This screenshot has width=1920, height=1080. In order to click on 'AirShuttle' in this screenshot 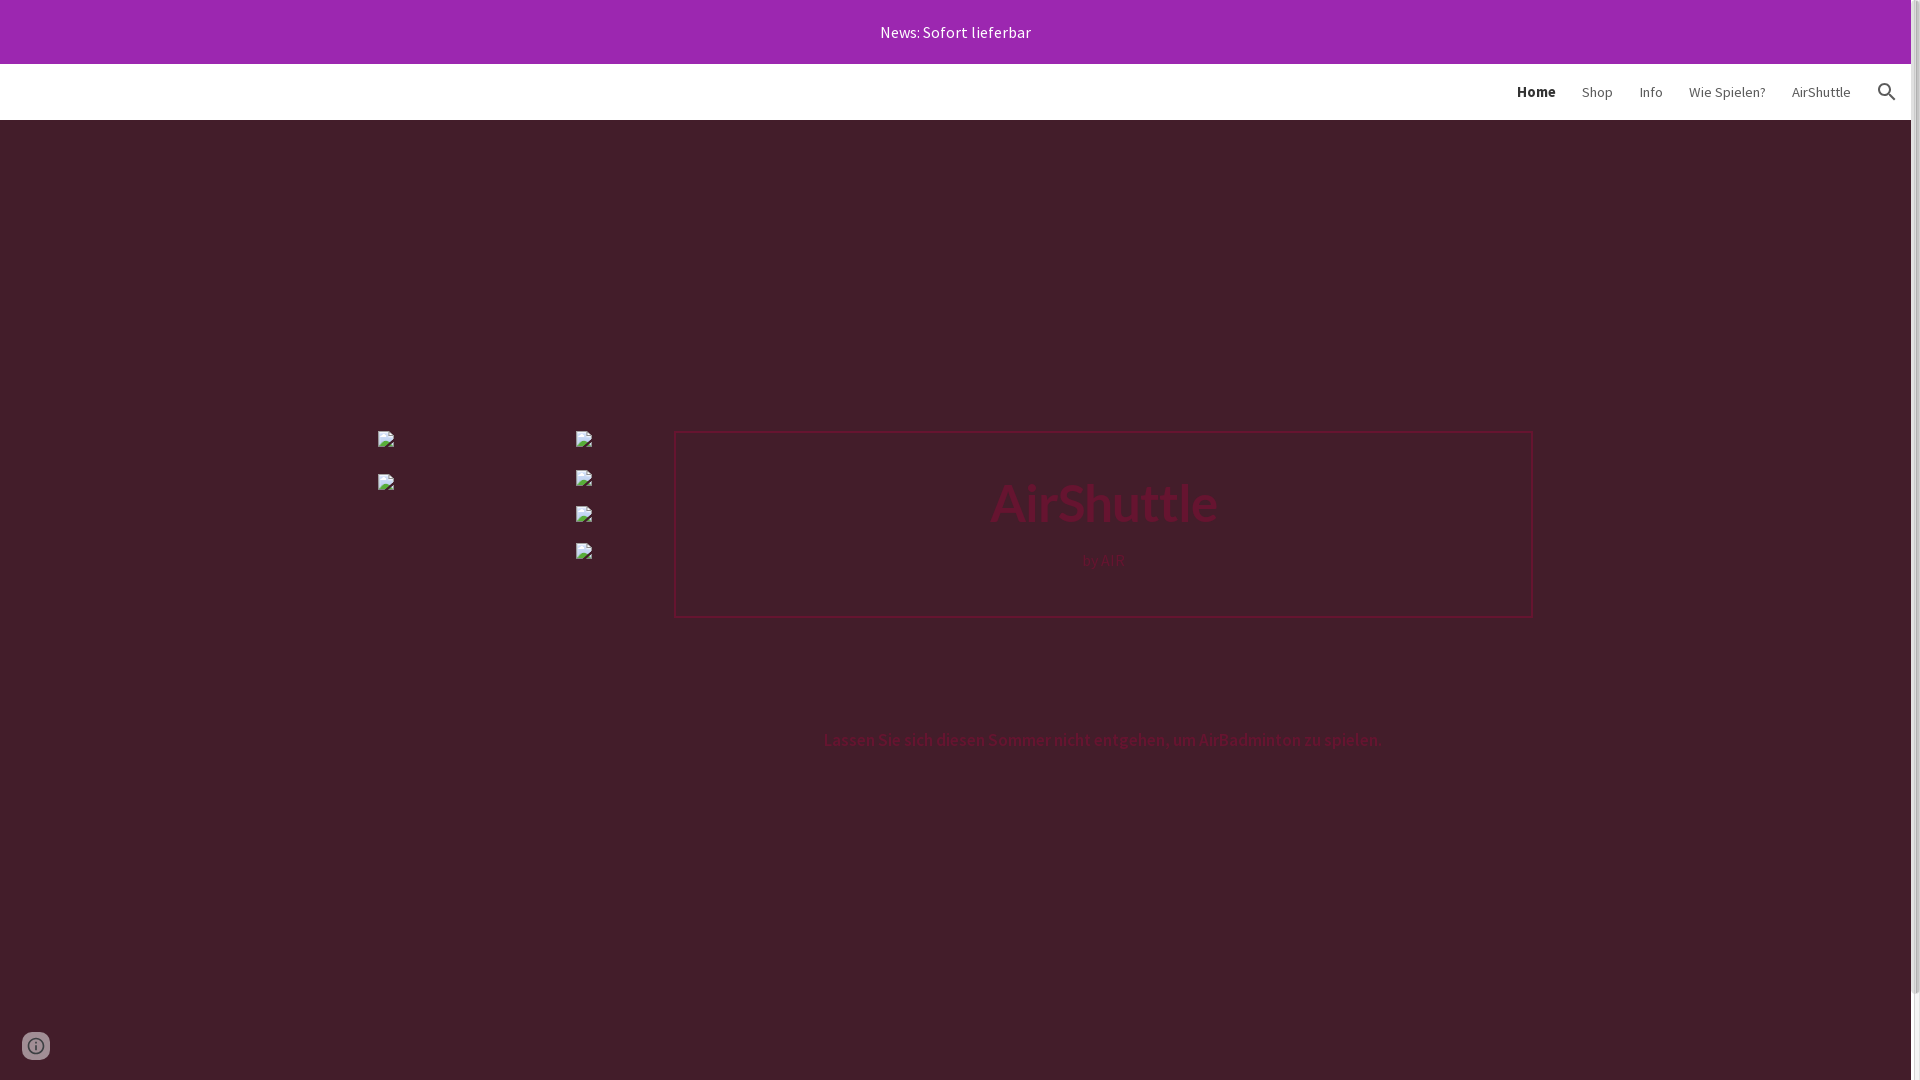, I will do `click(1821, 92)`.